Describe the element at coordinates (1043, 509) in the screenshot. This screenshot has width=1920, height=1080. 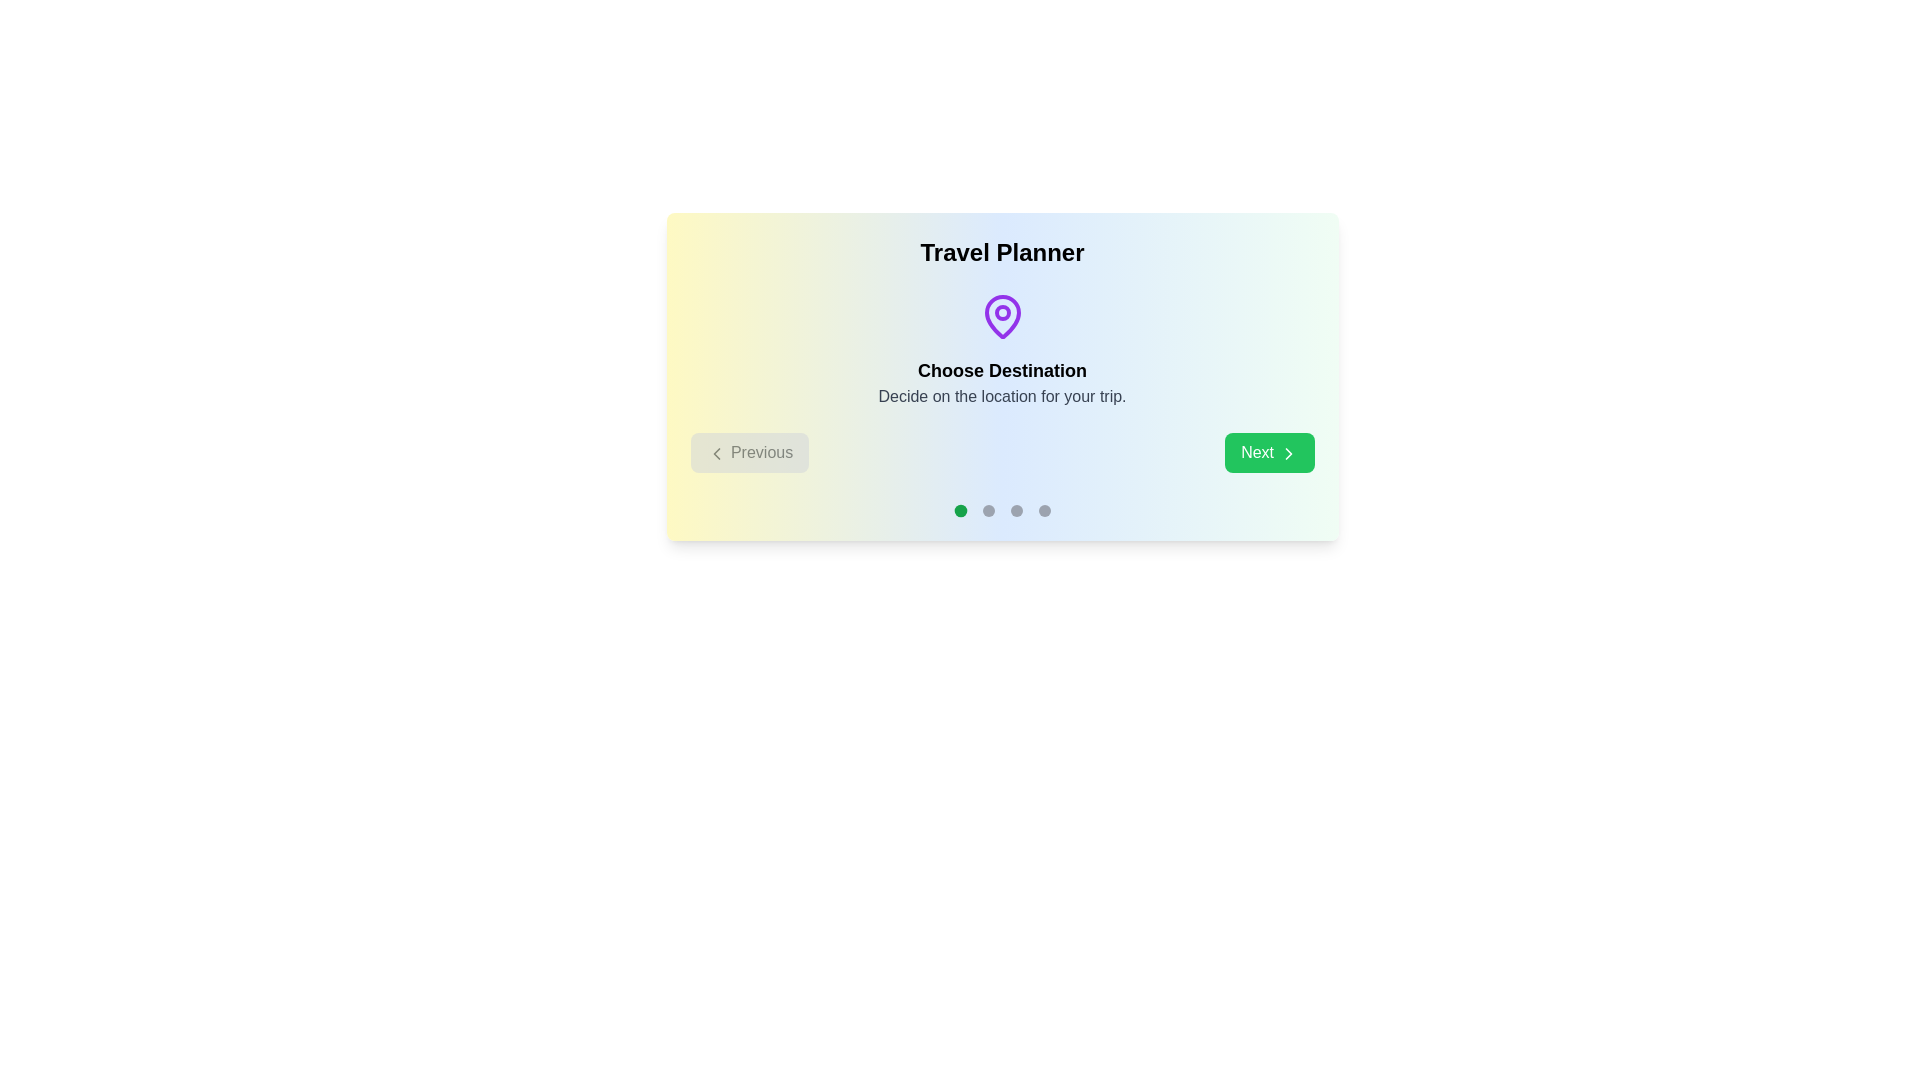
I see `the fourth circular indicator with a gray fill that represents a non-active state among a group of similar icons located near the bottom center of the interface` at that location.